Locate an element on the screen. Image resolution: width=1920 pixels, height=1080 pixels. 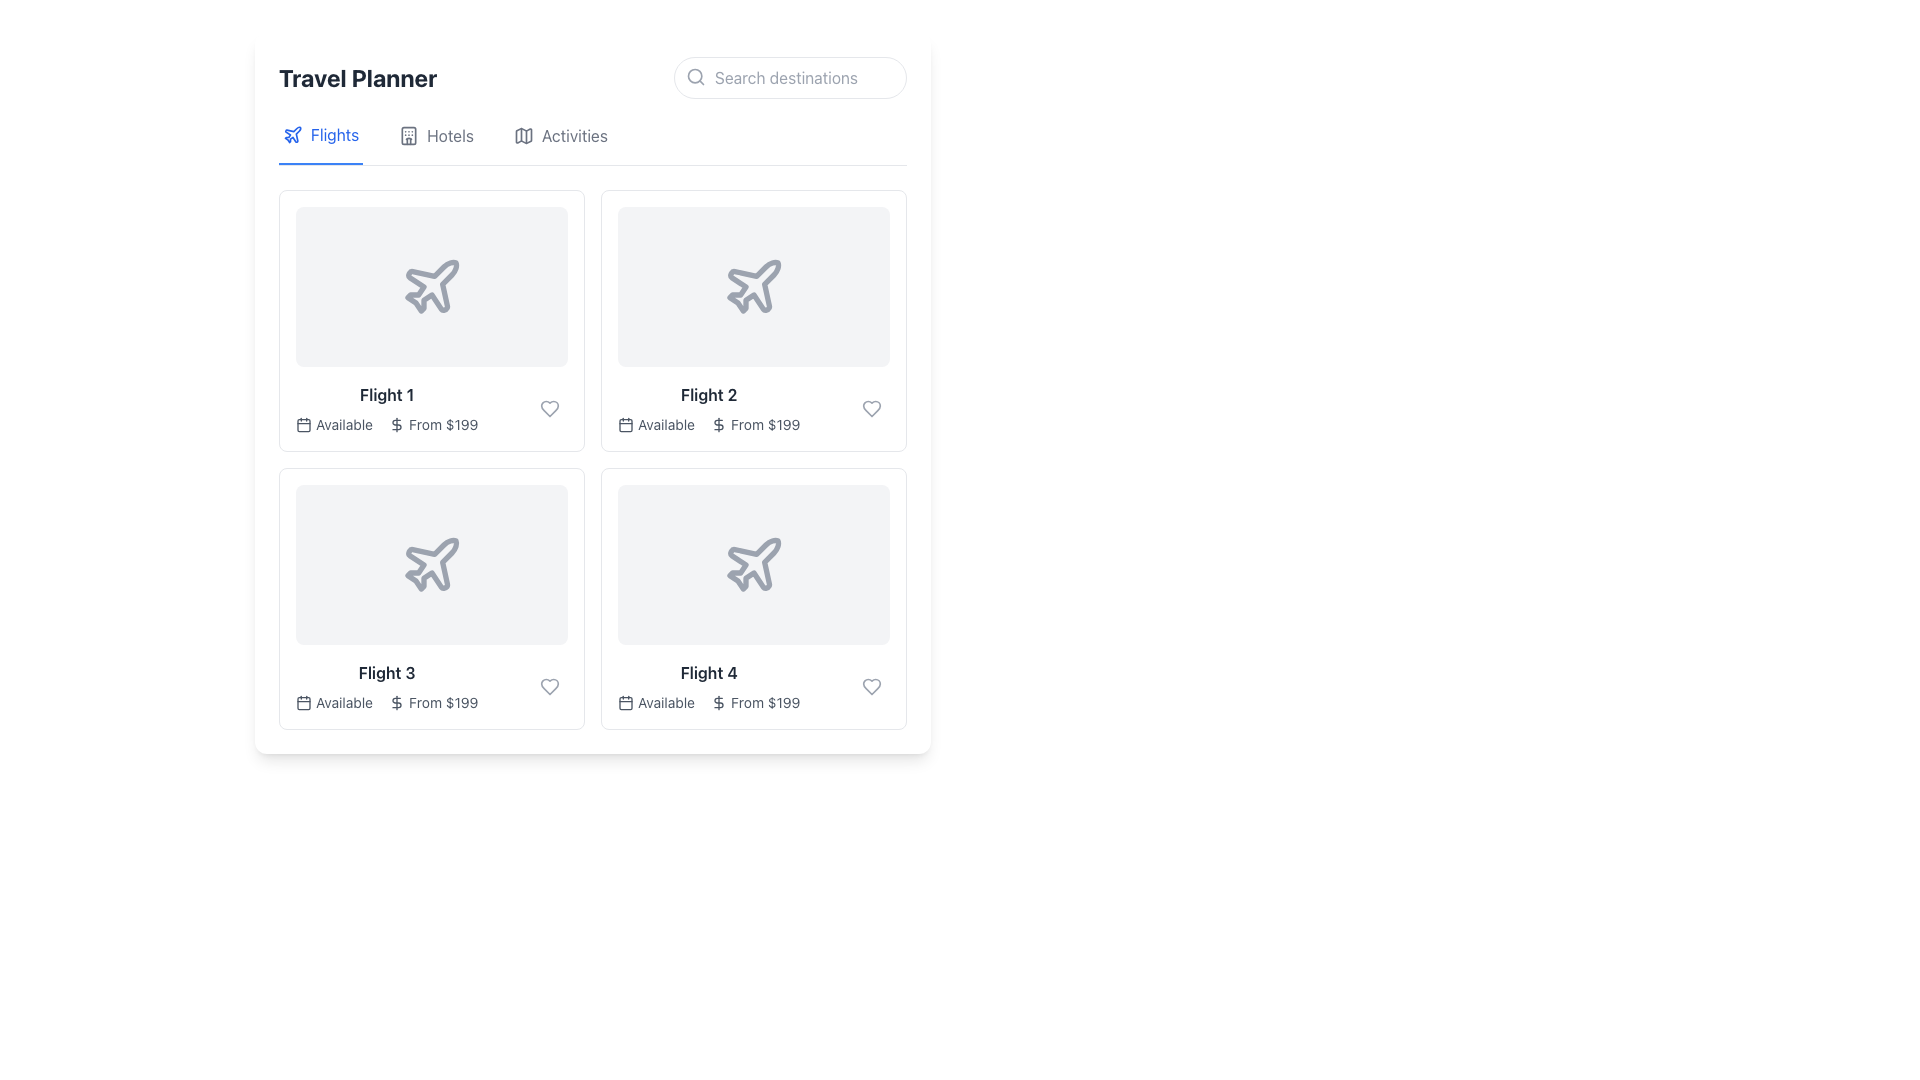
the airplane icon, which is a minimalistic gray outline without a background, located at the center of the fourth card in a grid layout of flight offerings is located at coordinates (752, 564).